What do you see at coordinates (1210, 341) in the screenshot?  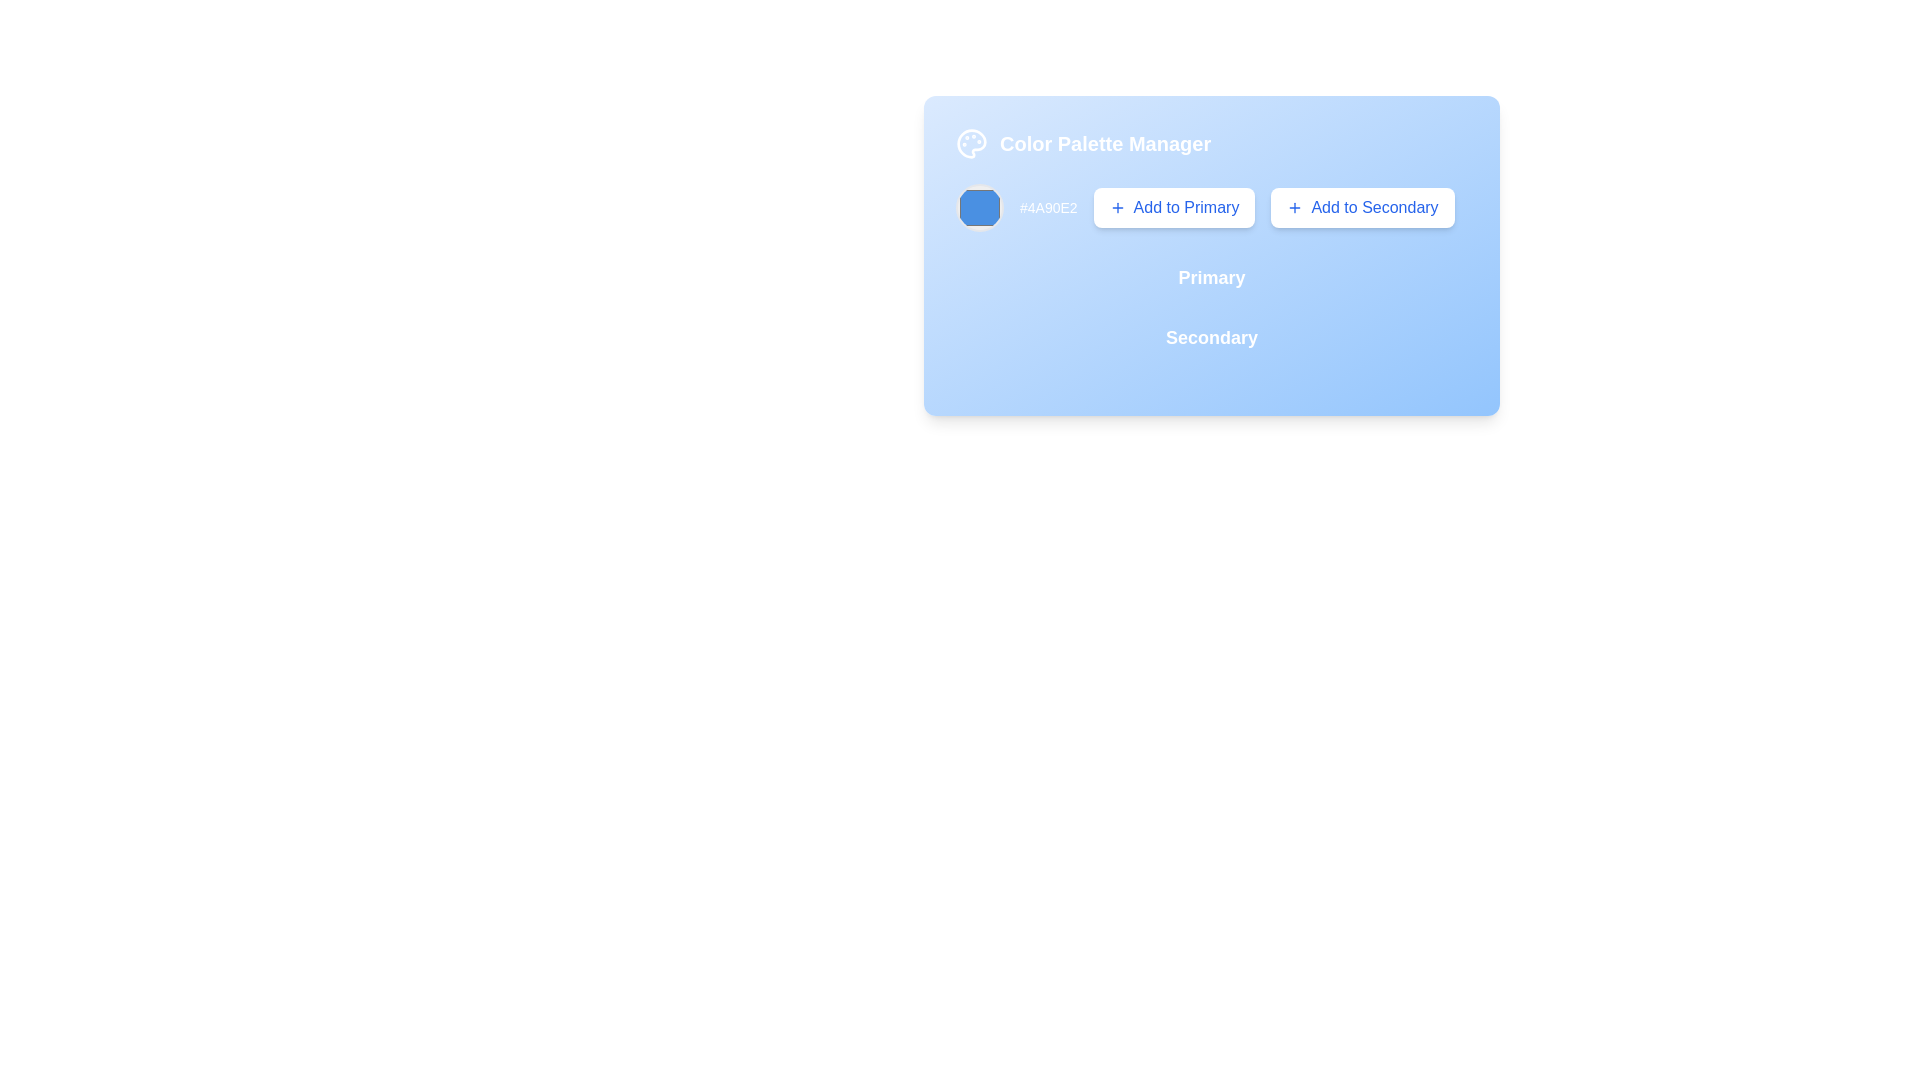 I see `the non-interactive text label indicating a section related to secondary color management within the 'Color Palette Manager' panel, located below 'Primary'` at bounding box center [1210, 341].